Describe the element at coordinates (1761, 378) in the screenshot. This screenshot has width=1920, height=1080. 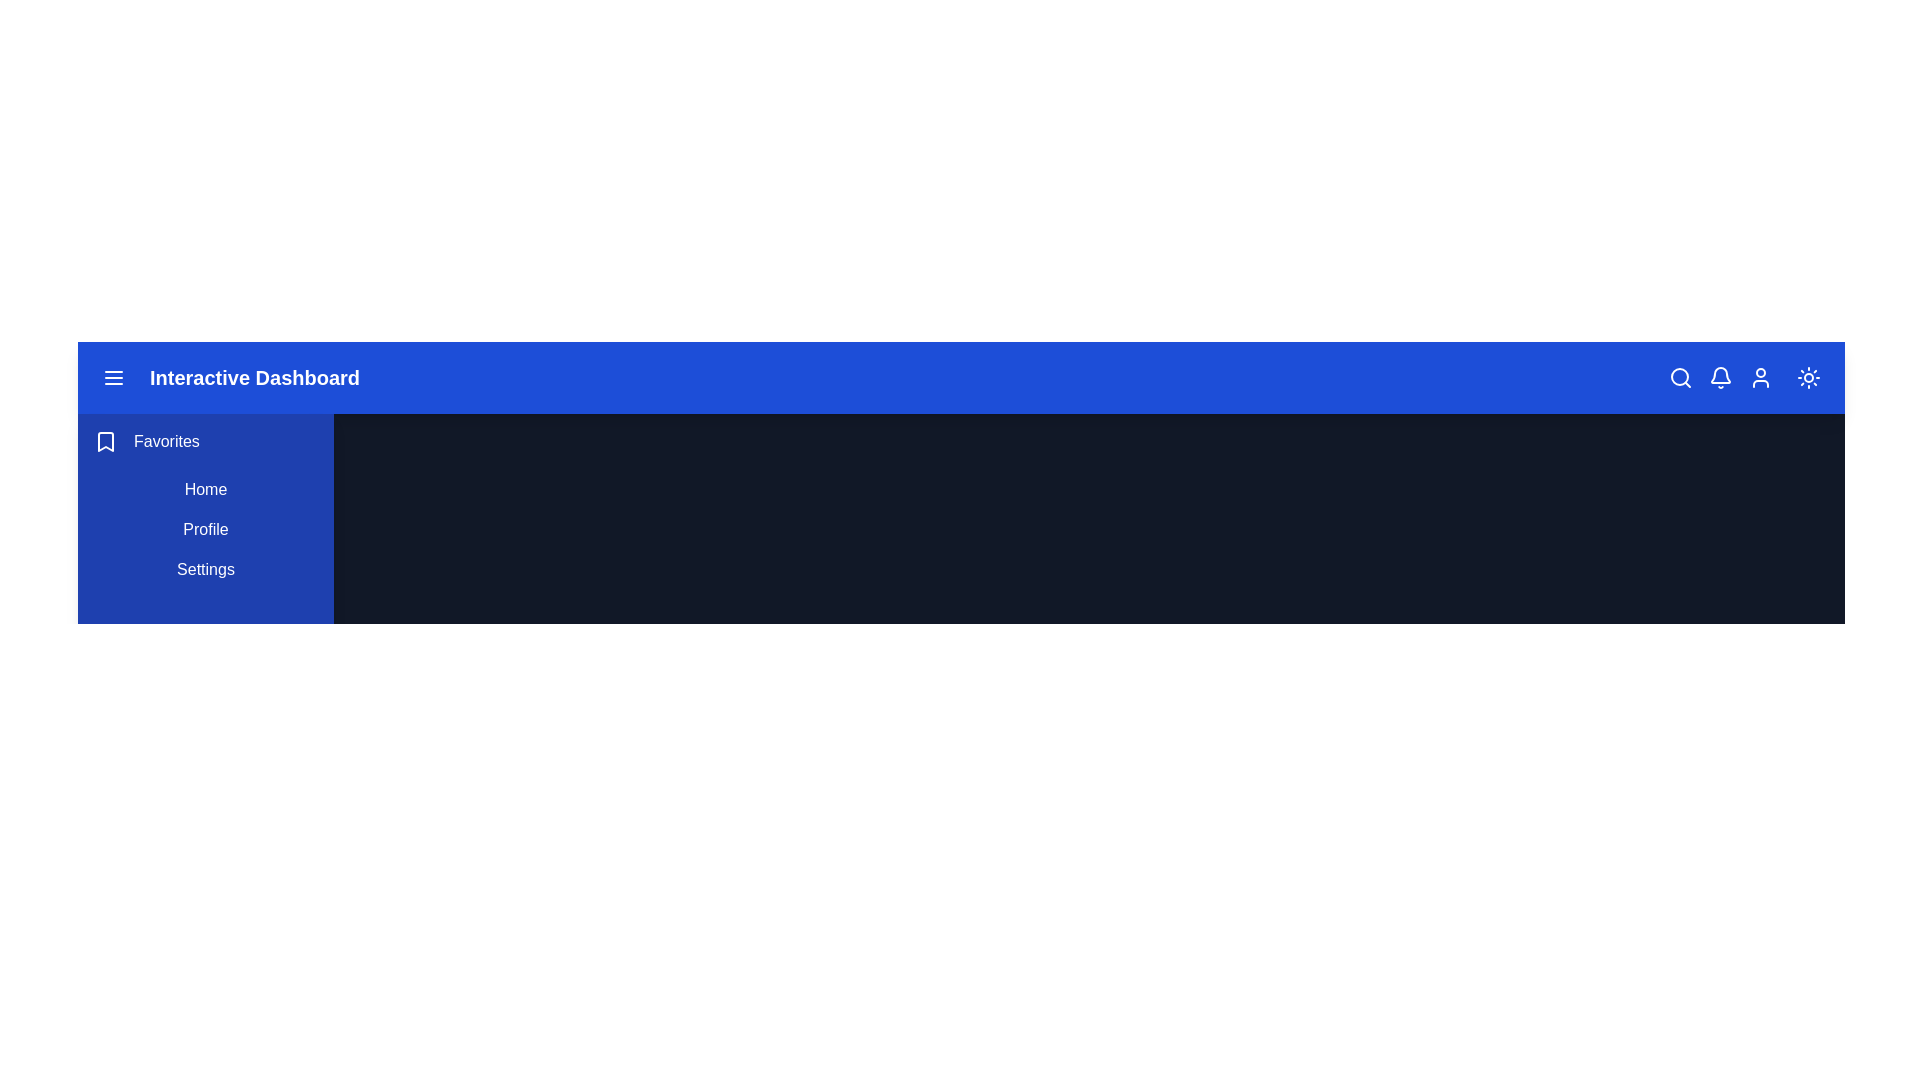
I see `the user profile icon` at that location.